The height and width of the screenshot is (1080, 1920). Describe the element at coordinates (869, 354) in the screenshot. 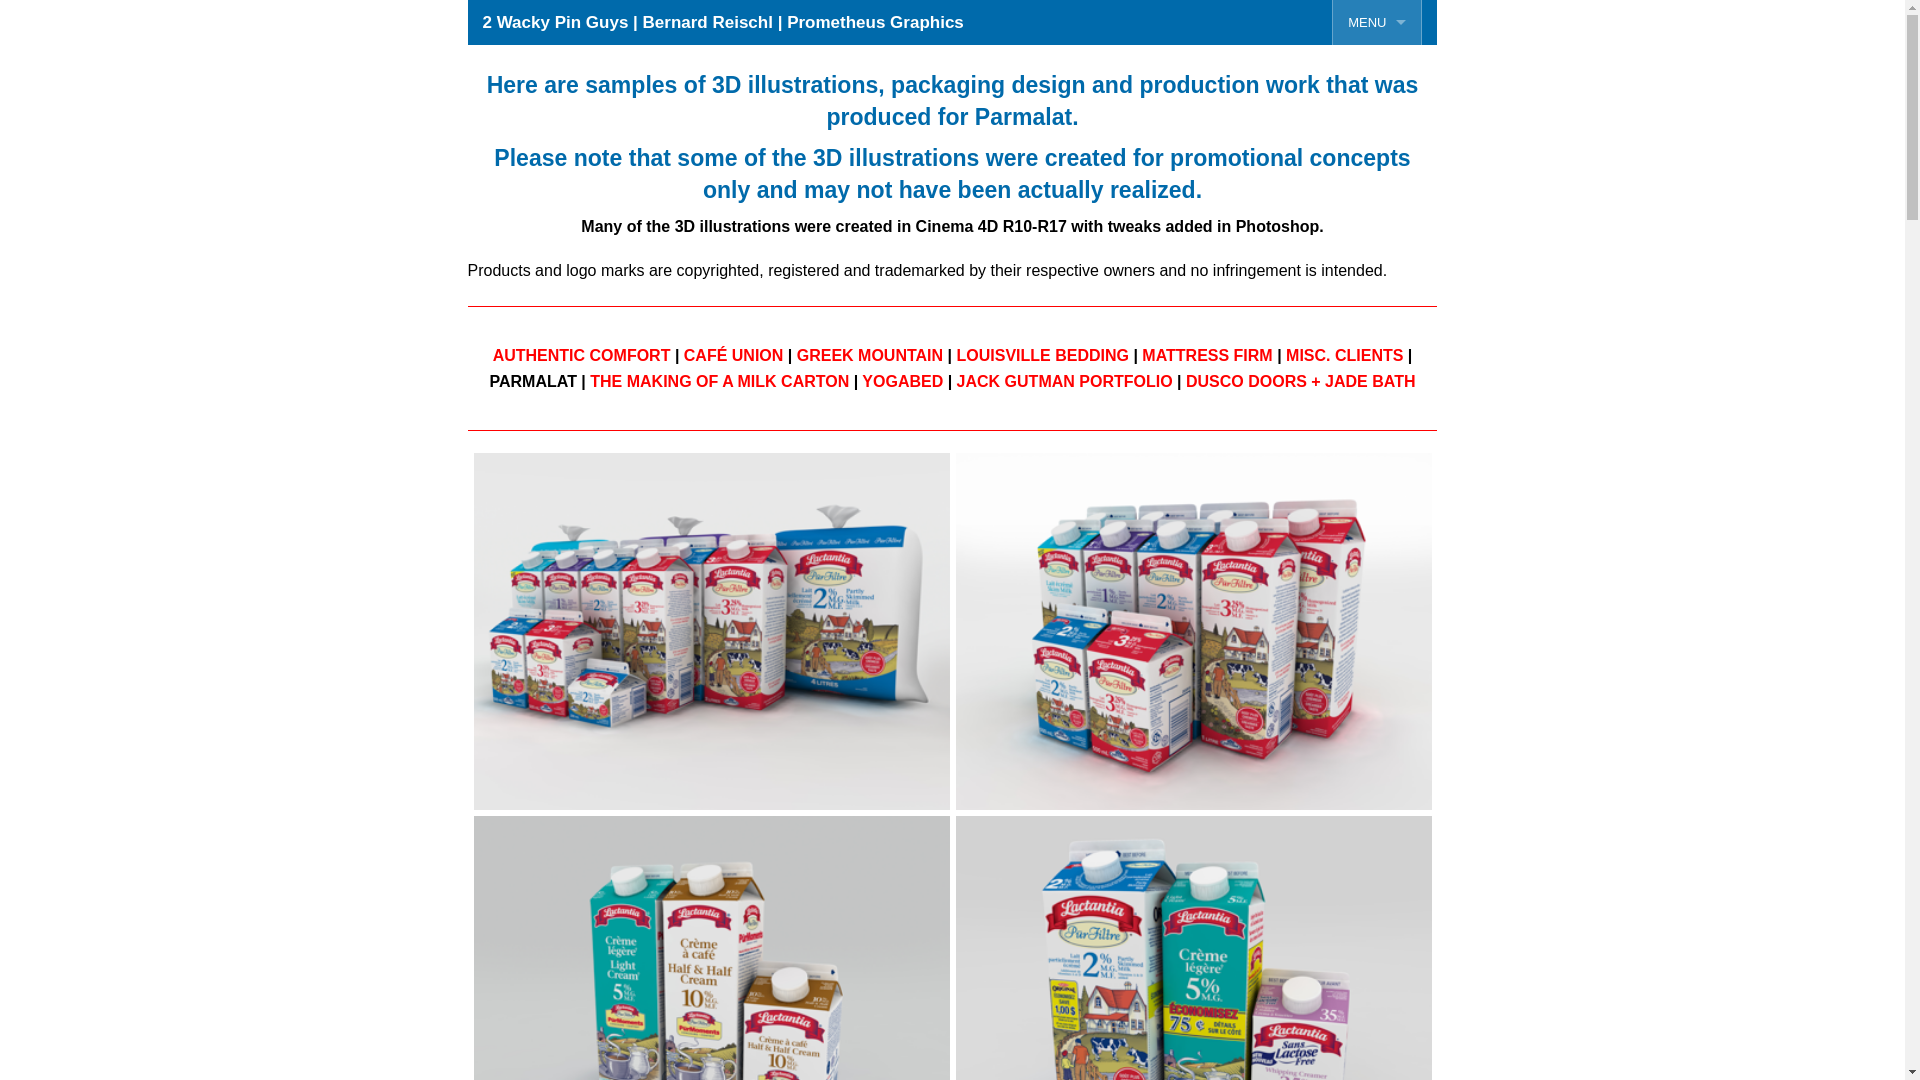

I see `'GREEK MOUNTAIN'` at that location.